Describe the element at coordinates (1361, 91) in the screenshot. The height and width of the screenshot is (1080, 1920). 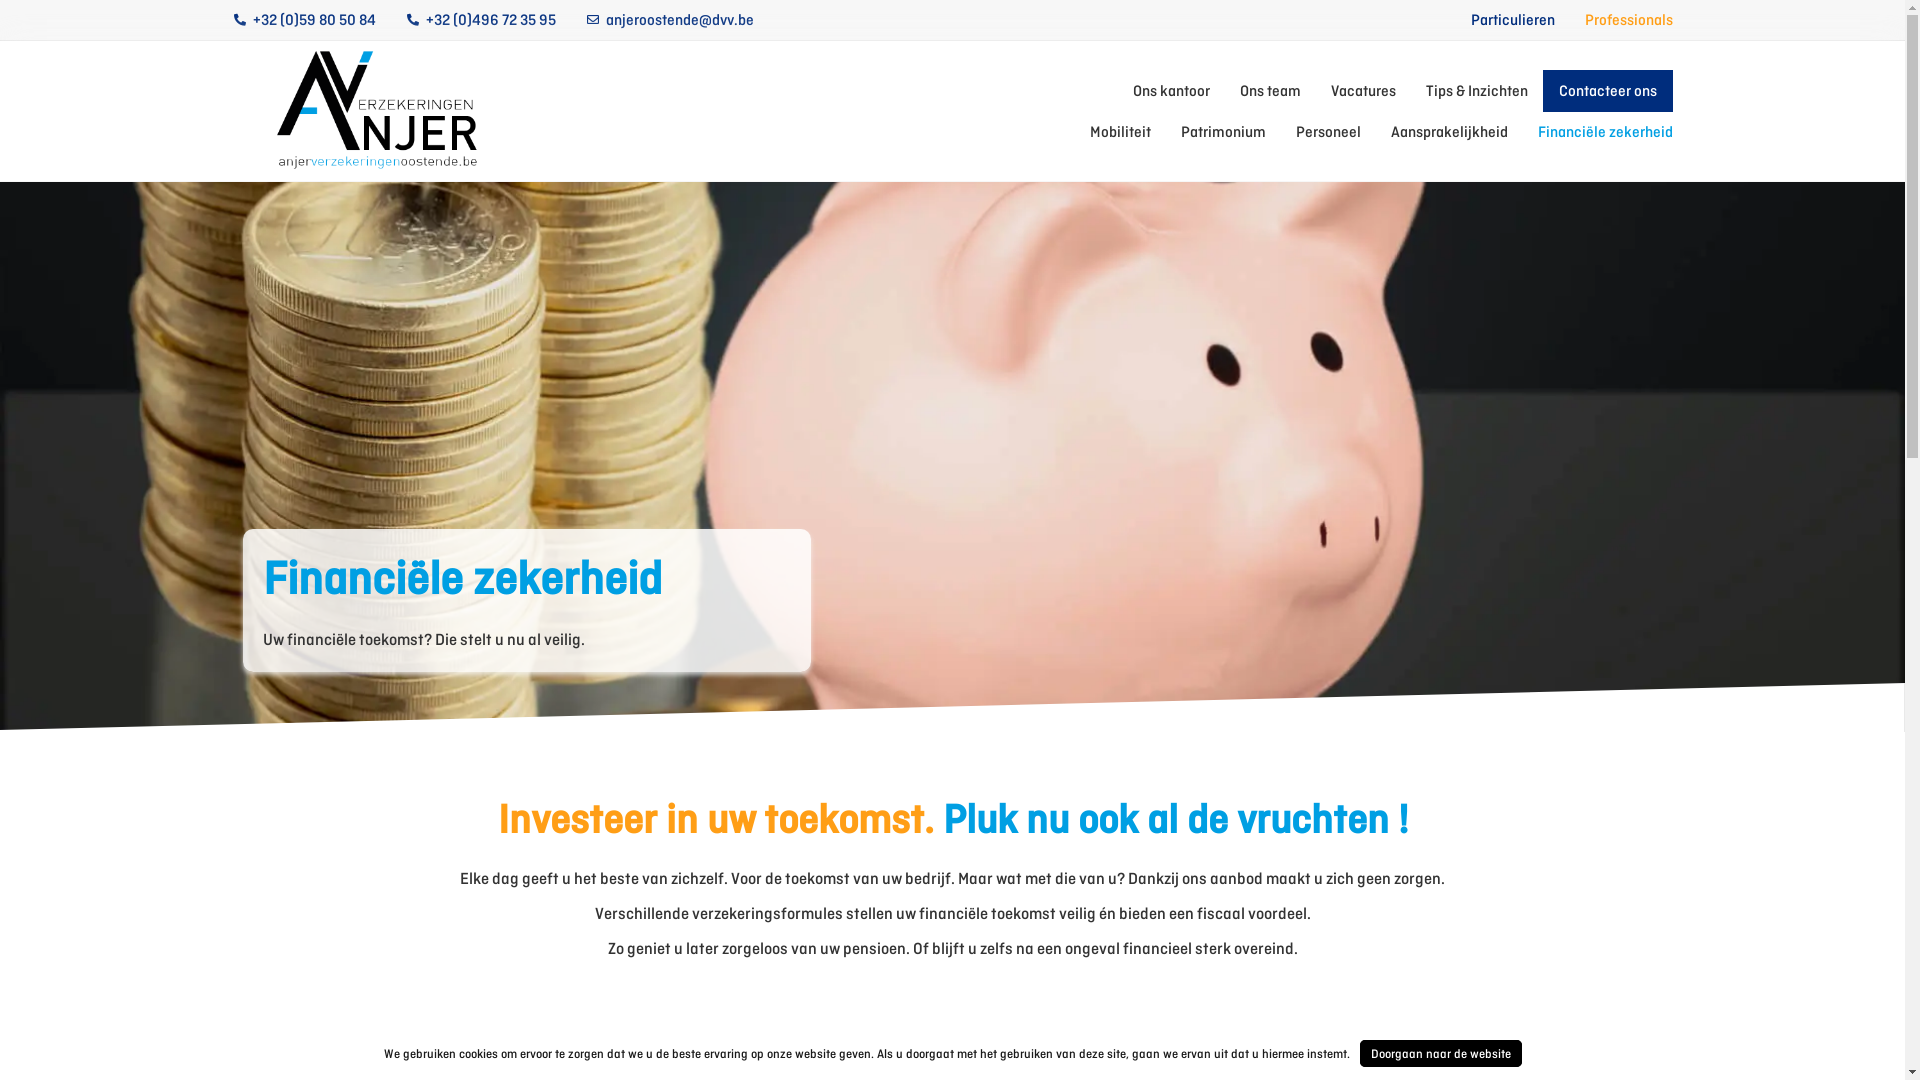
I see `'Vacatures'` at that location.